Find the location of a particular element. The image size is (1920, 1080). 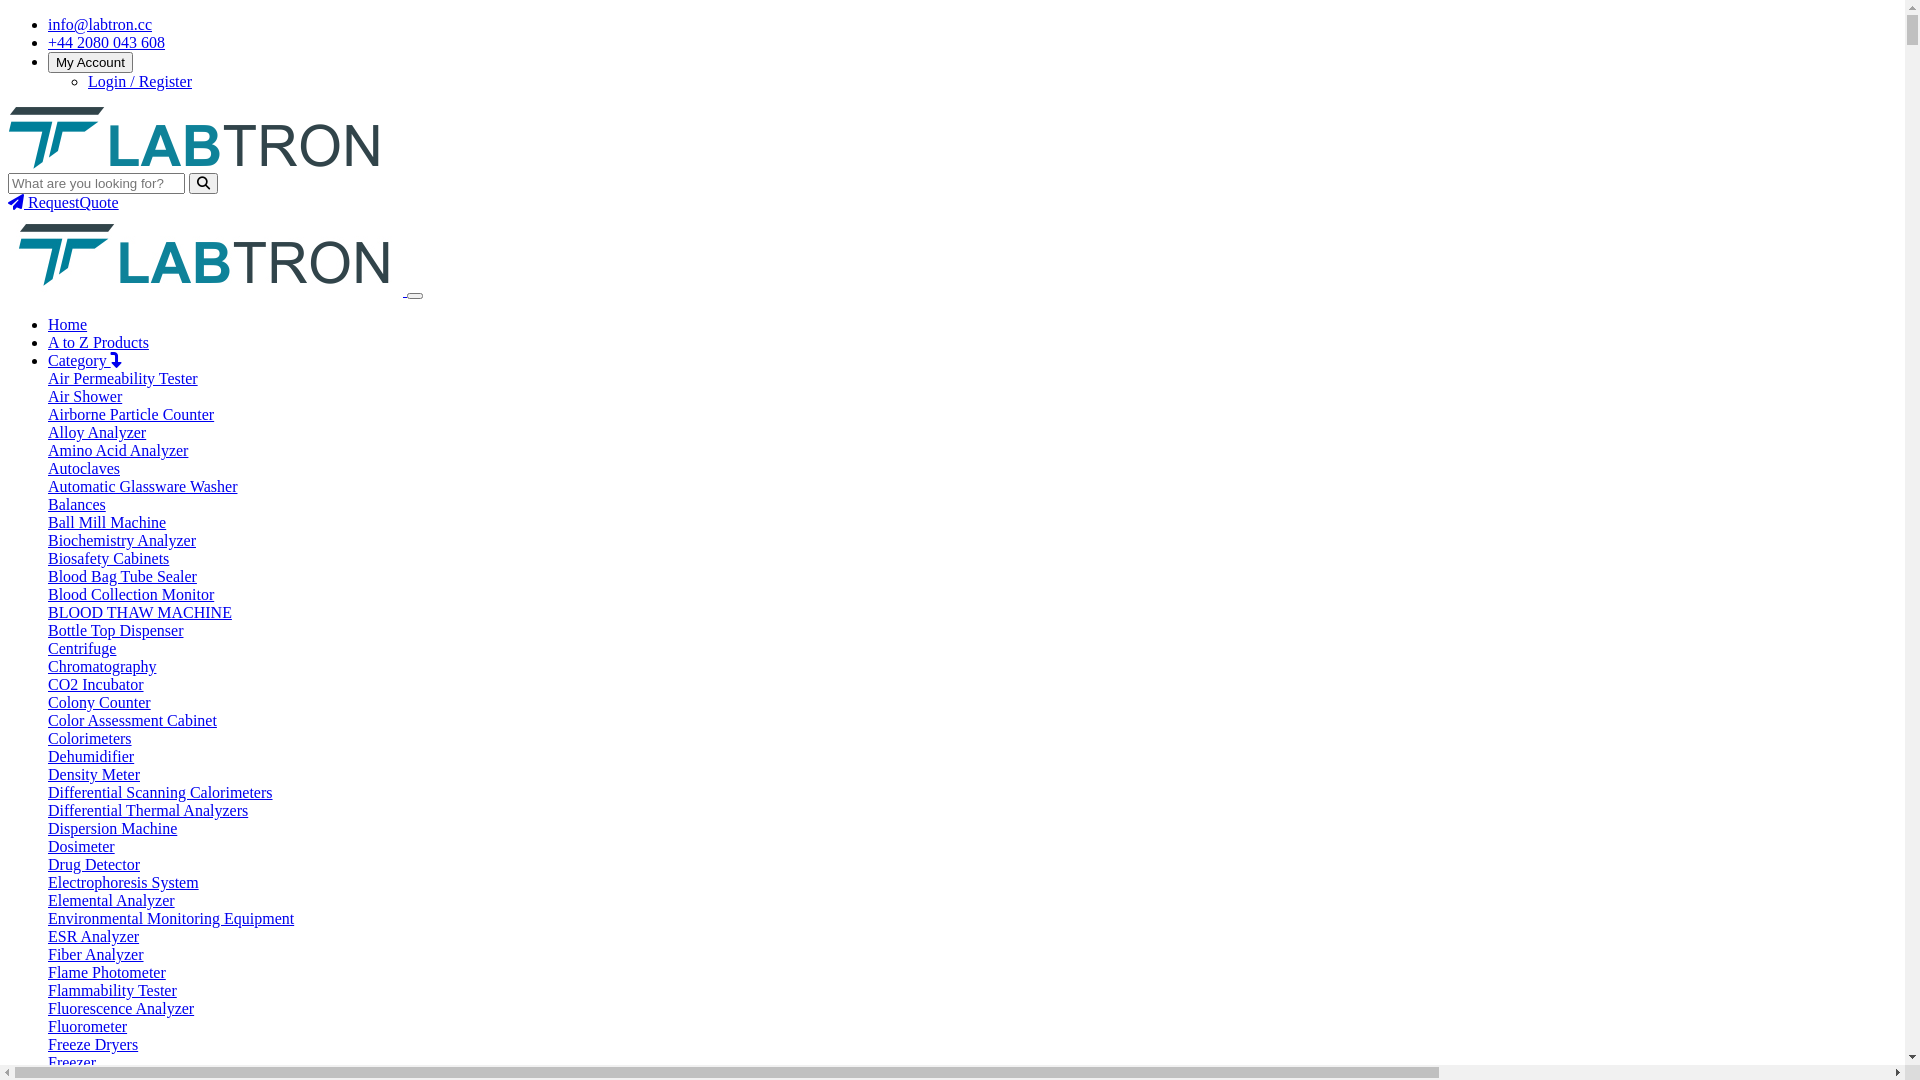

'Flammability Tester' is located at coordinates (111, 990).